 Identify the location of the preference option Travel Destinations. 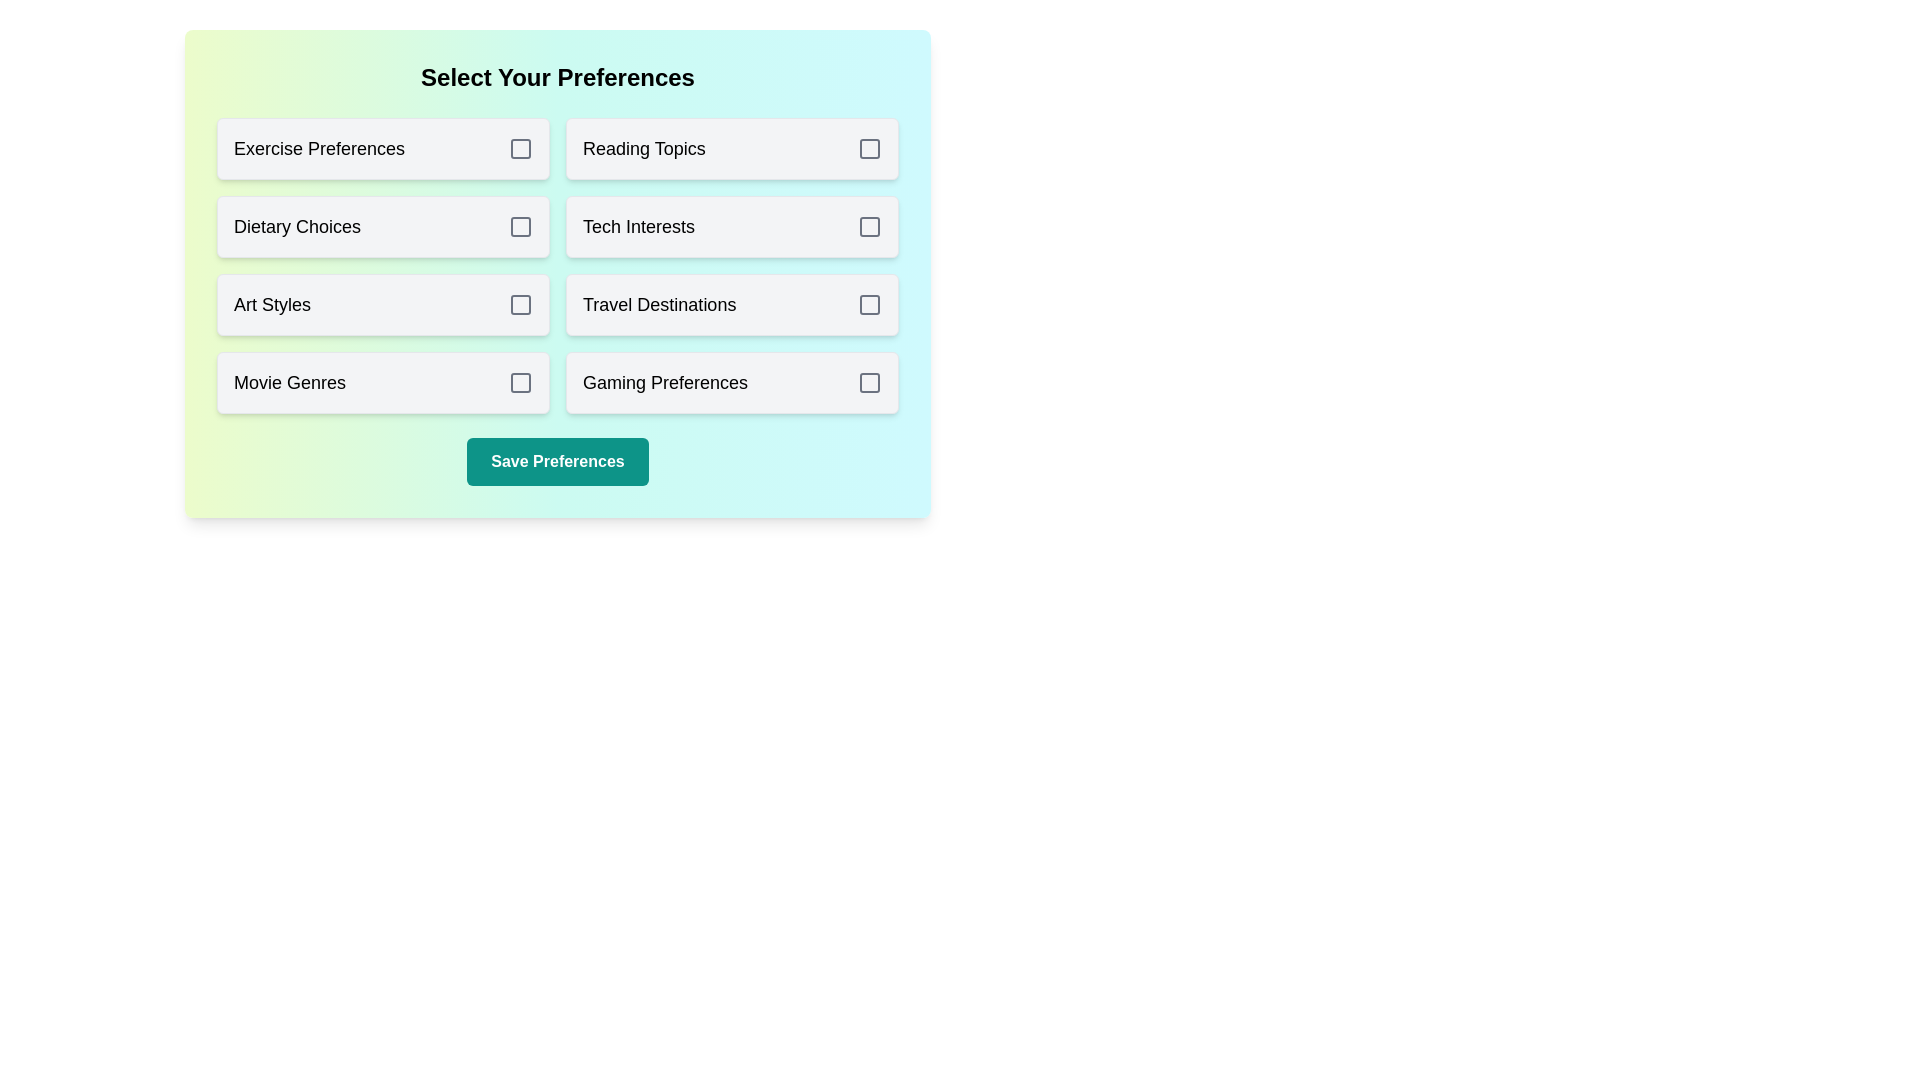
(731, 304).